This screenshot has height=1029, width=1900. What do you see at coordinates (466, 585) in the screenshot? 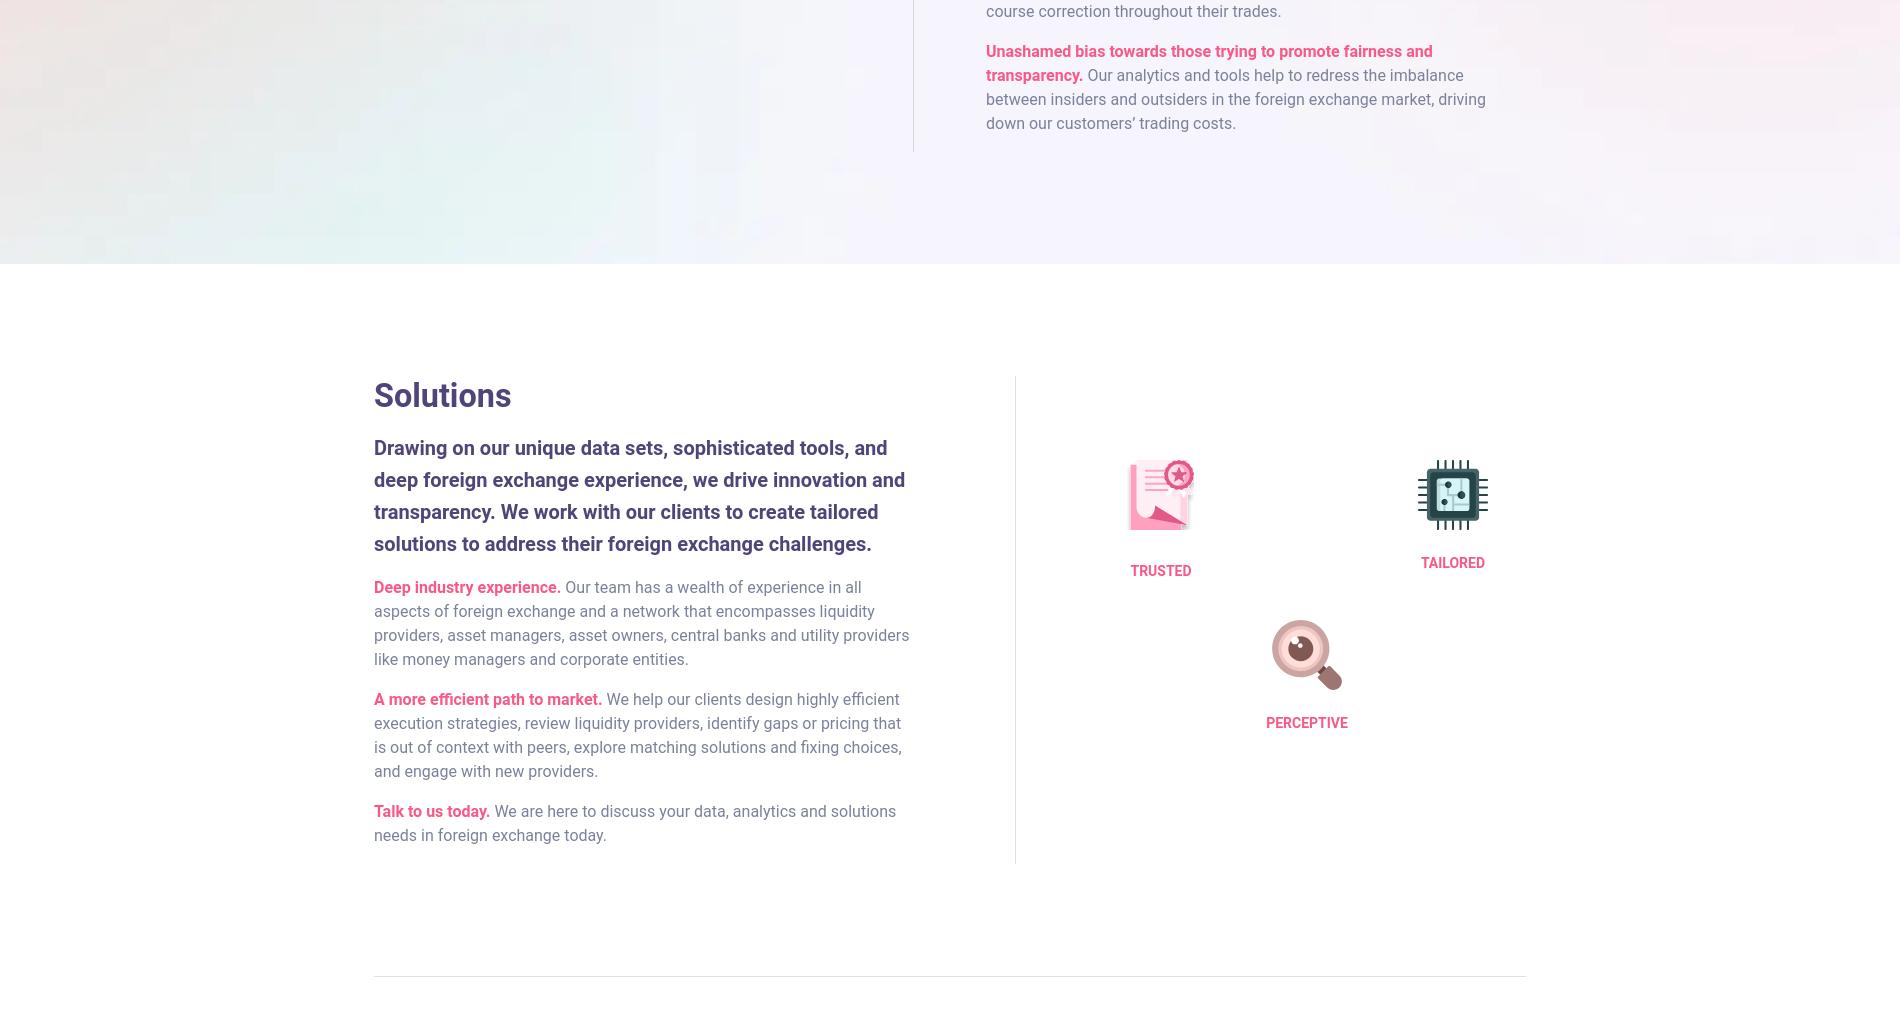
I see `'Deep industry experience.'` at bounding box center [466, 585].